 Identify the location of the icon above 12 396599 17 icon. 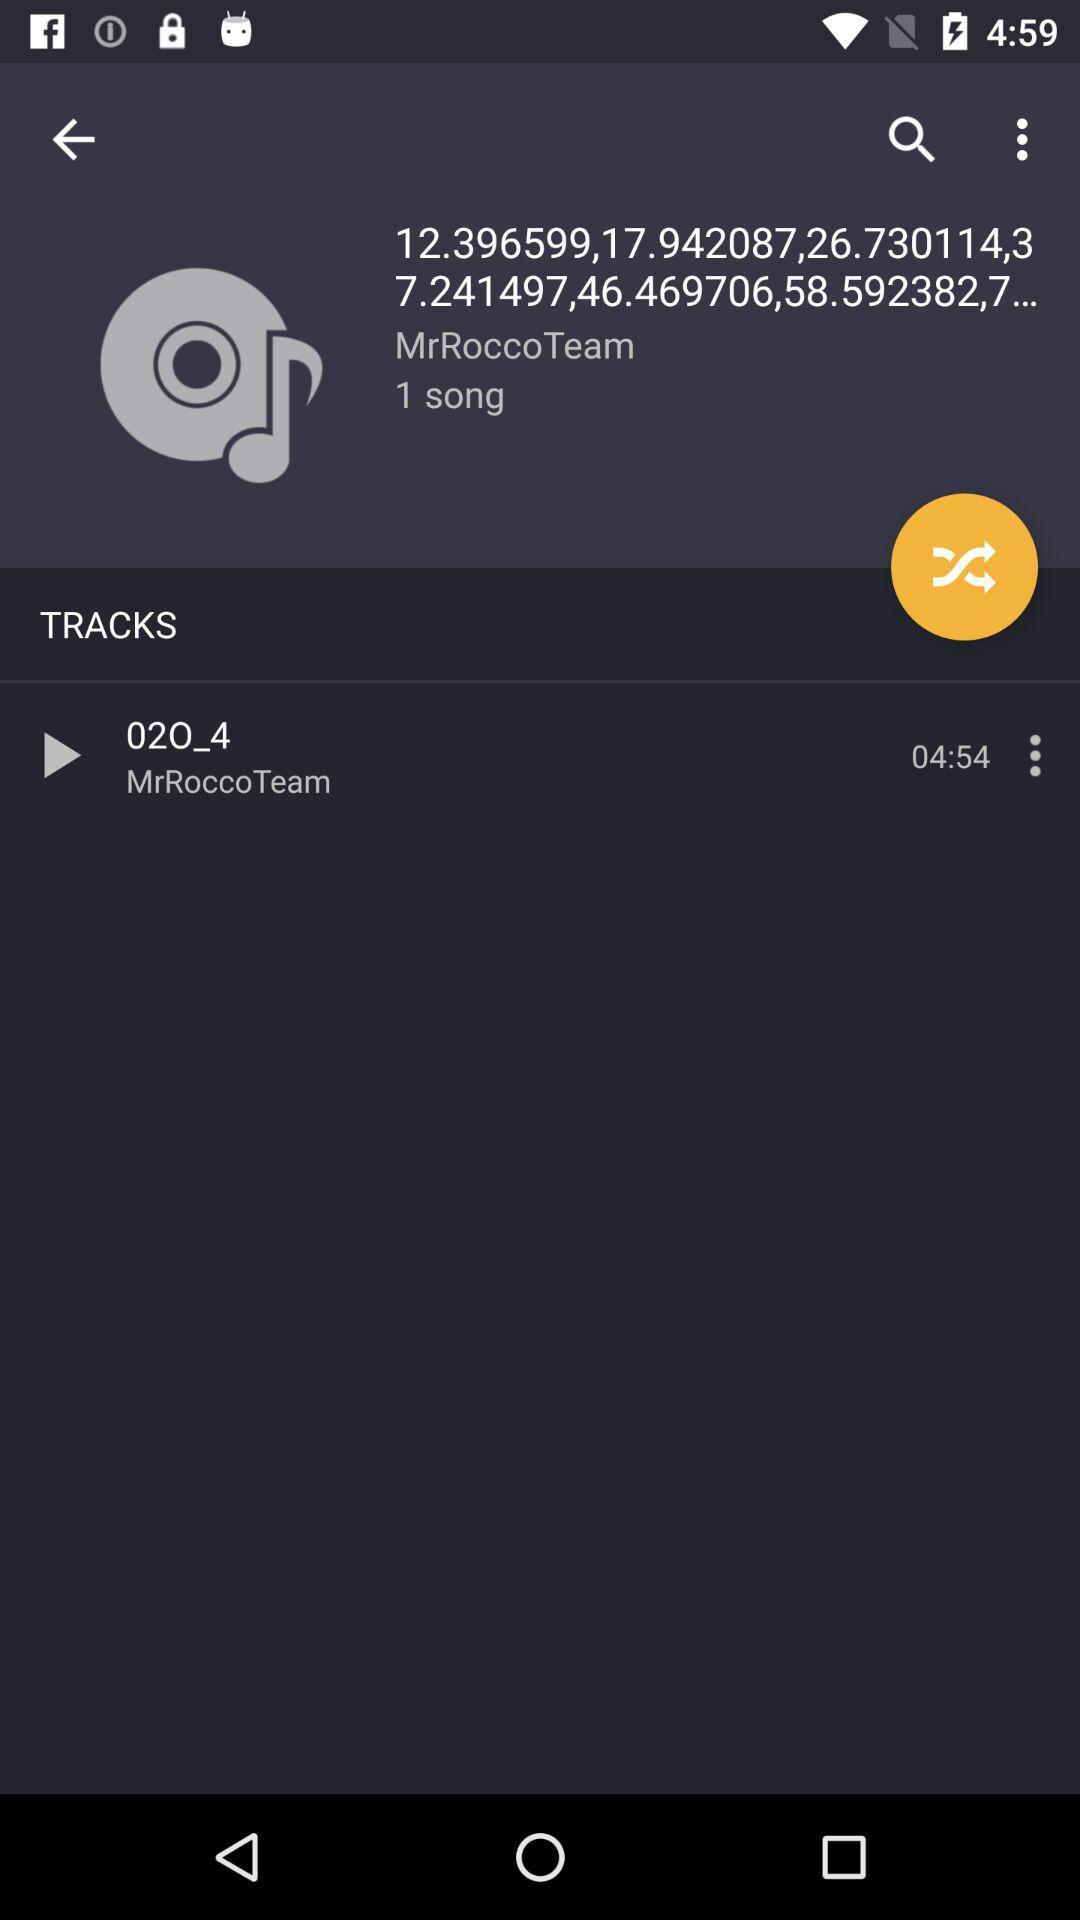
(911, 138).